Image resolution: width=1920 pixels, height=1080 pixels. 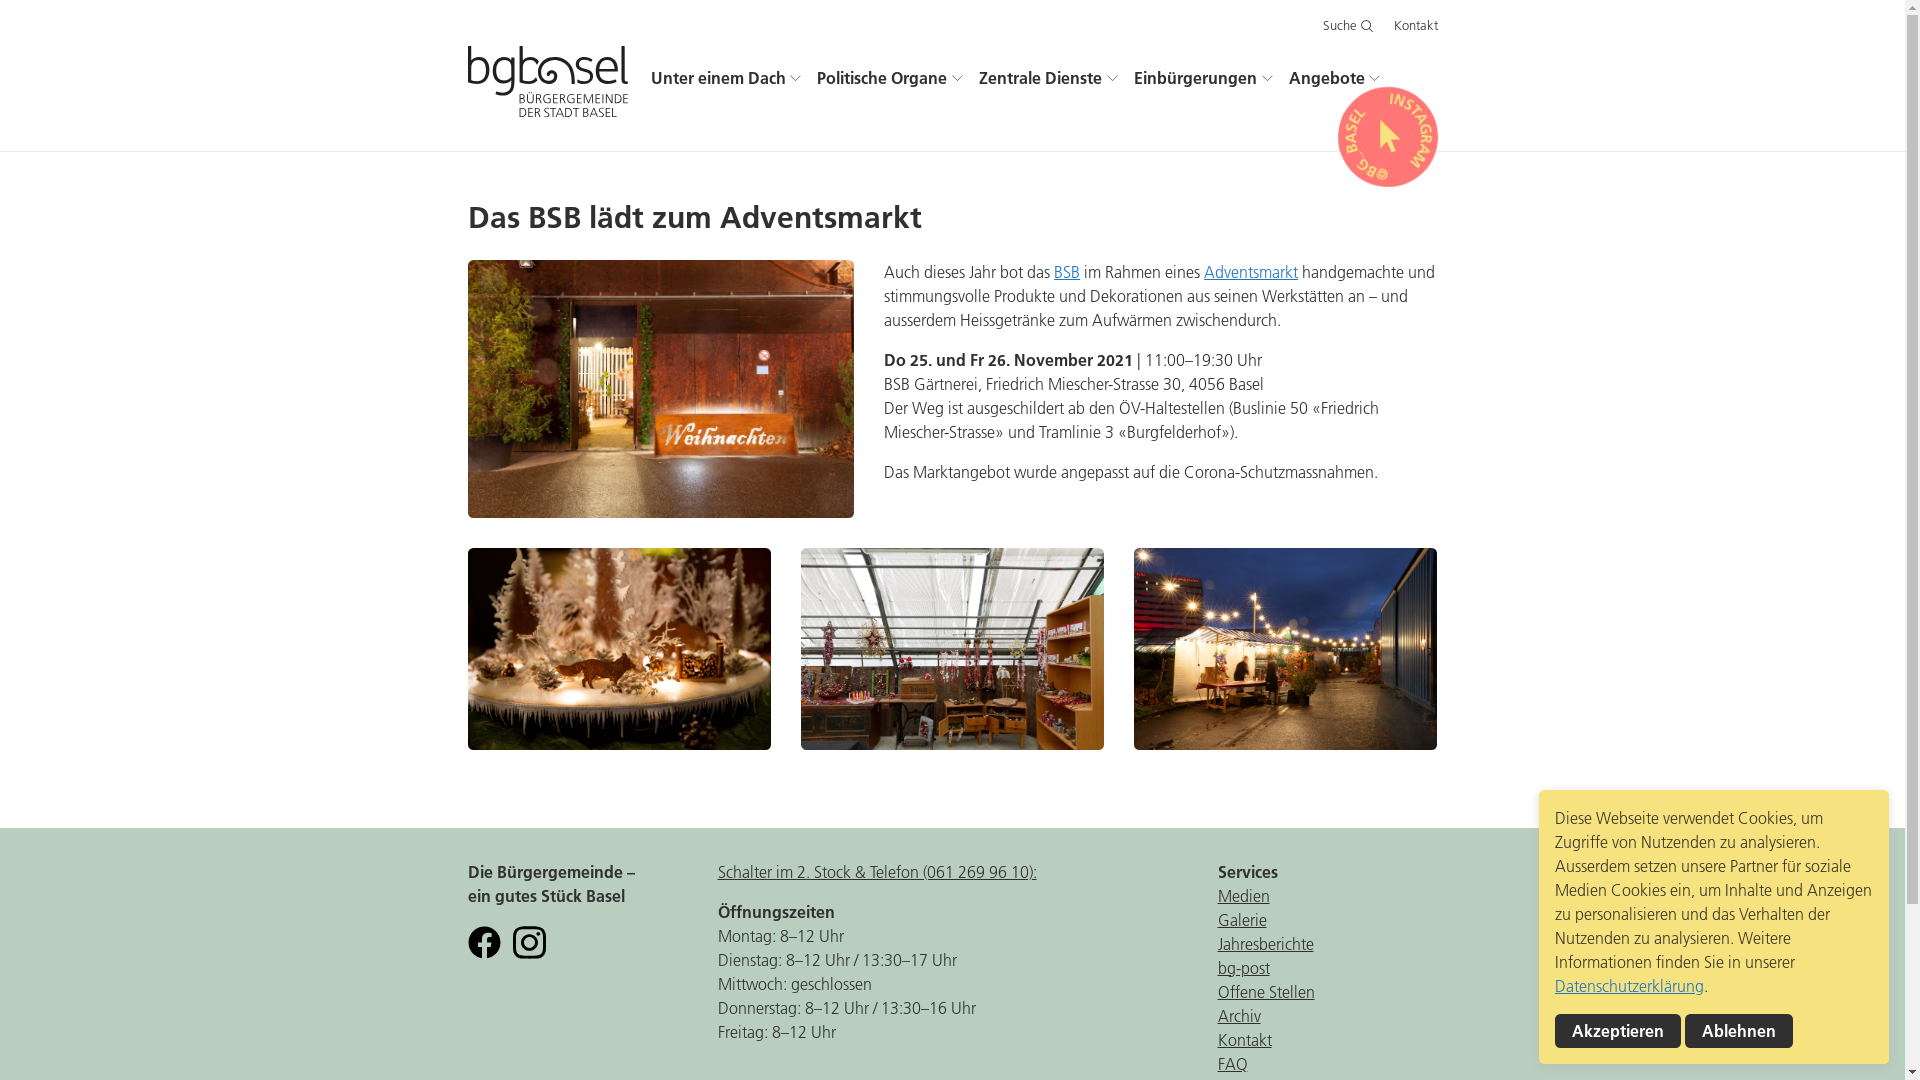 What do you see at coordinates (1238, 1015) in the screenshot?
I see `'Archiv'` at bounding box center [1238, 1015].